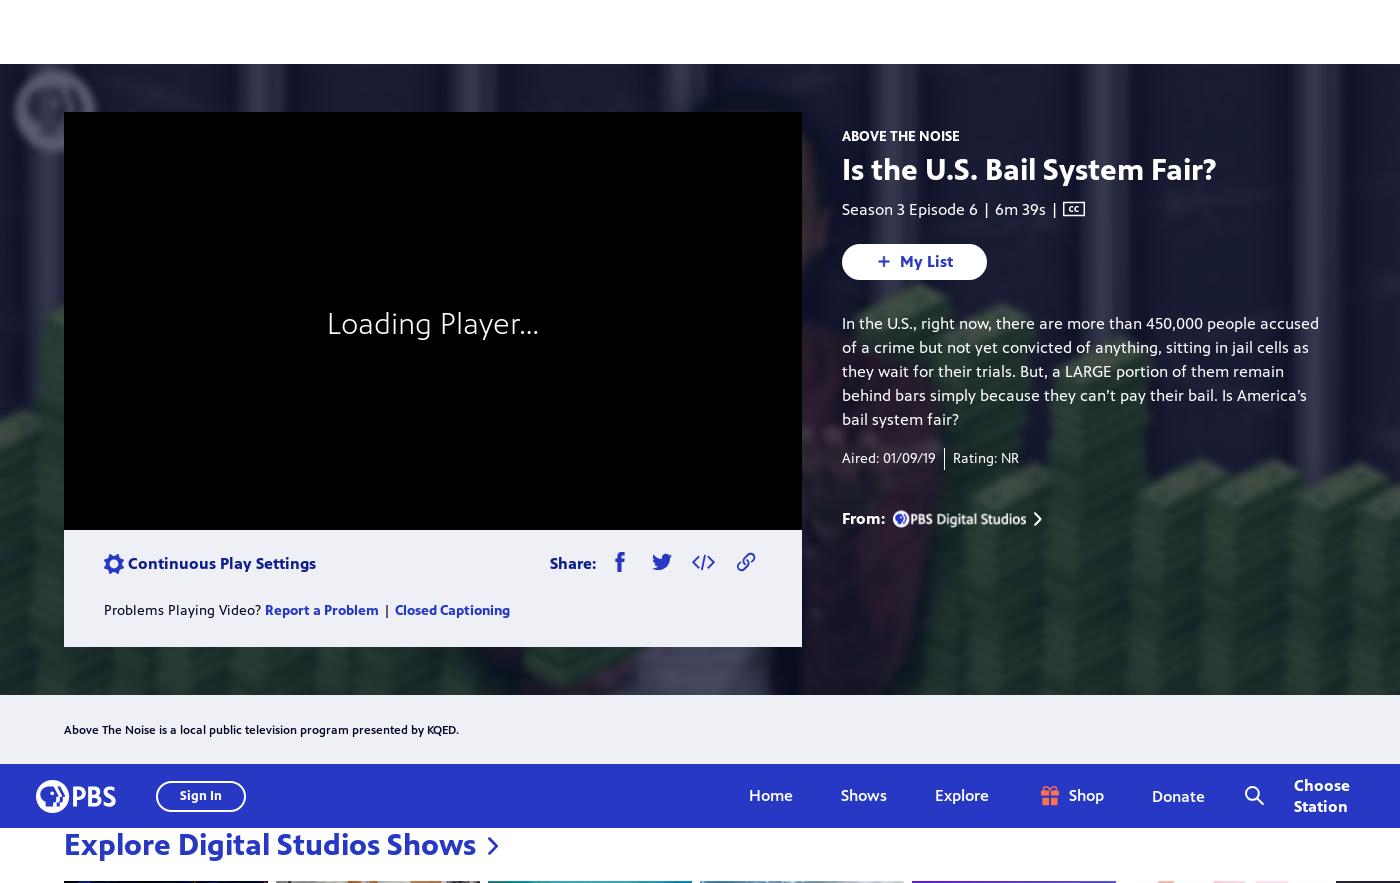  What do you see at coordinates (882, 865) in the screenshot?
I see `'Producing for PBS'` at bounding box center [882, 865].